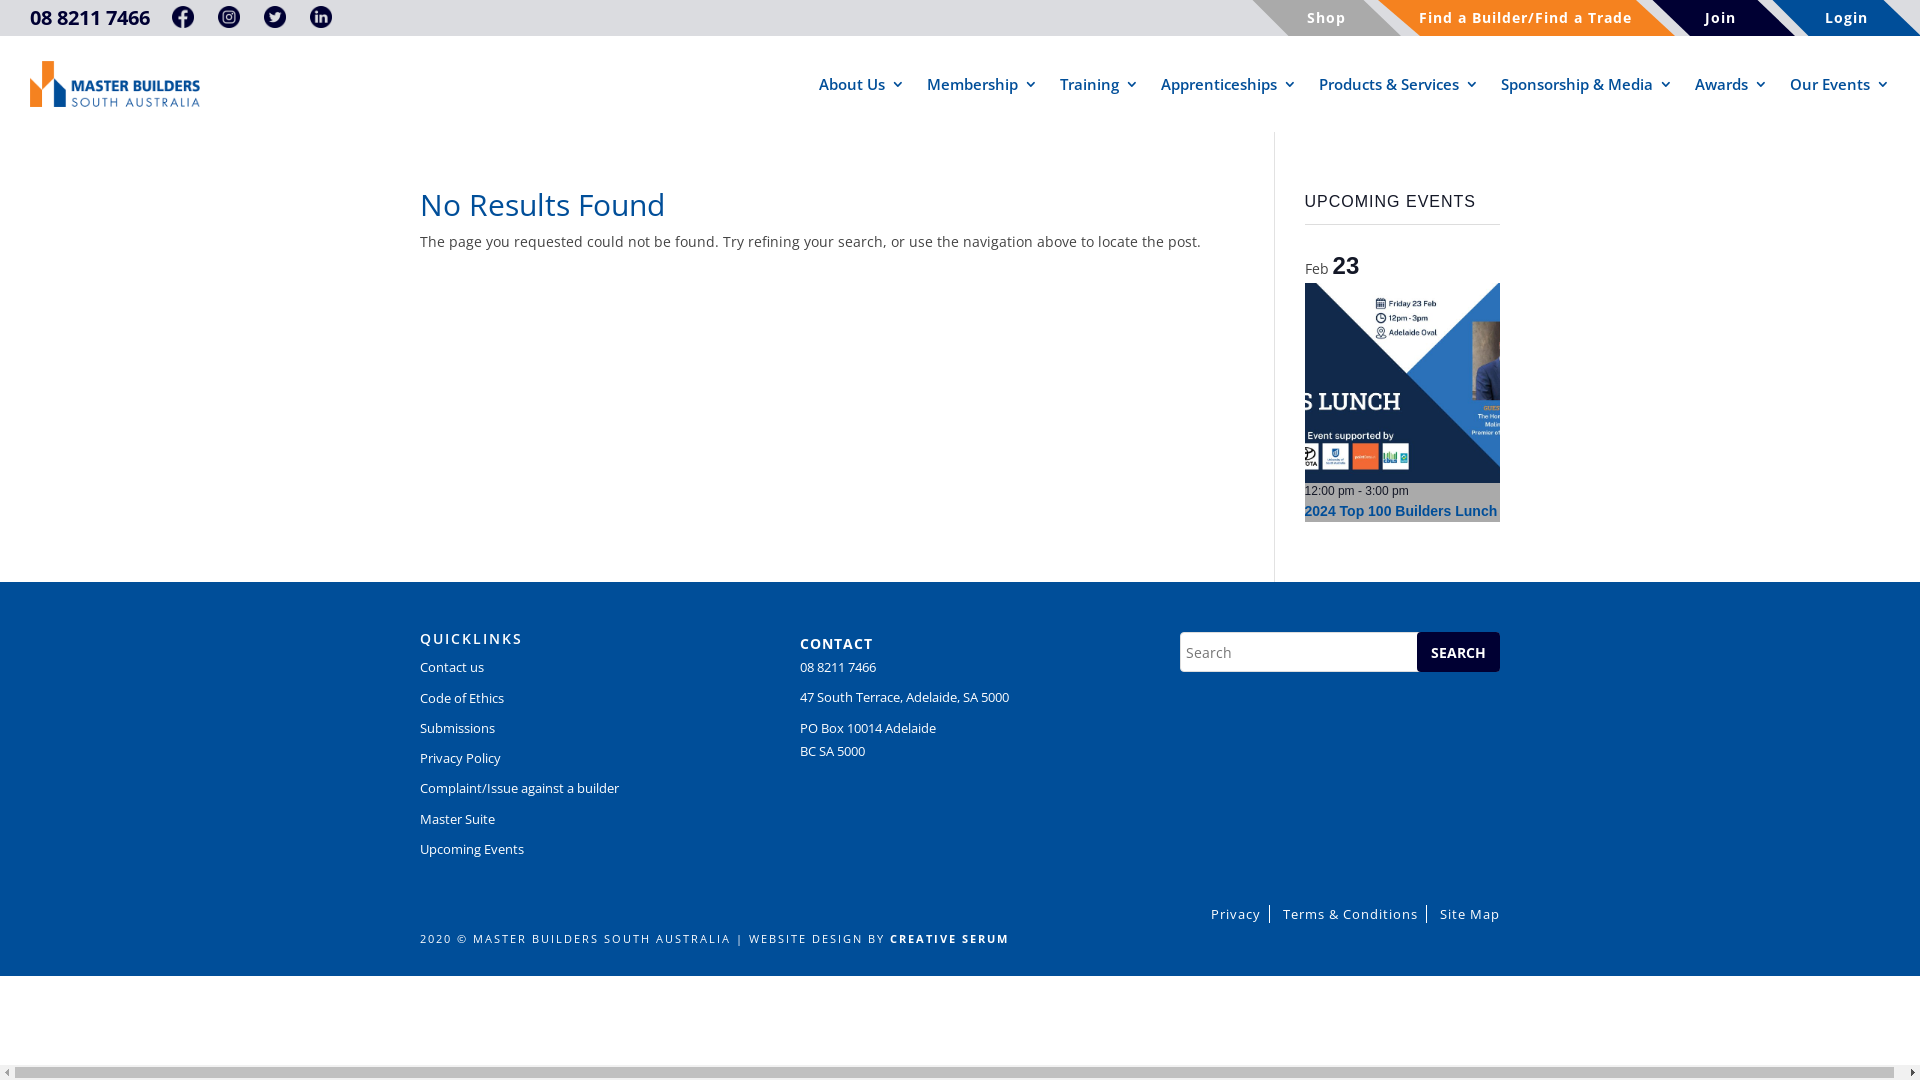  What do you see at coordinates (1227, 83) in the screenshot?
I see `'Apprenticeships'` at bounding box center [1227, 83].